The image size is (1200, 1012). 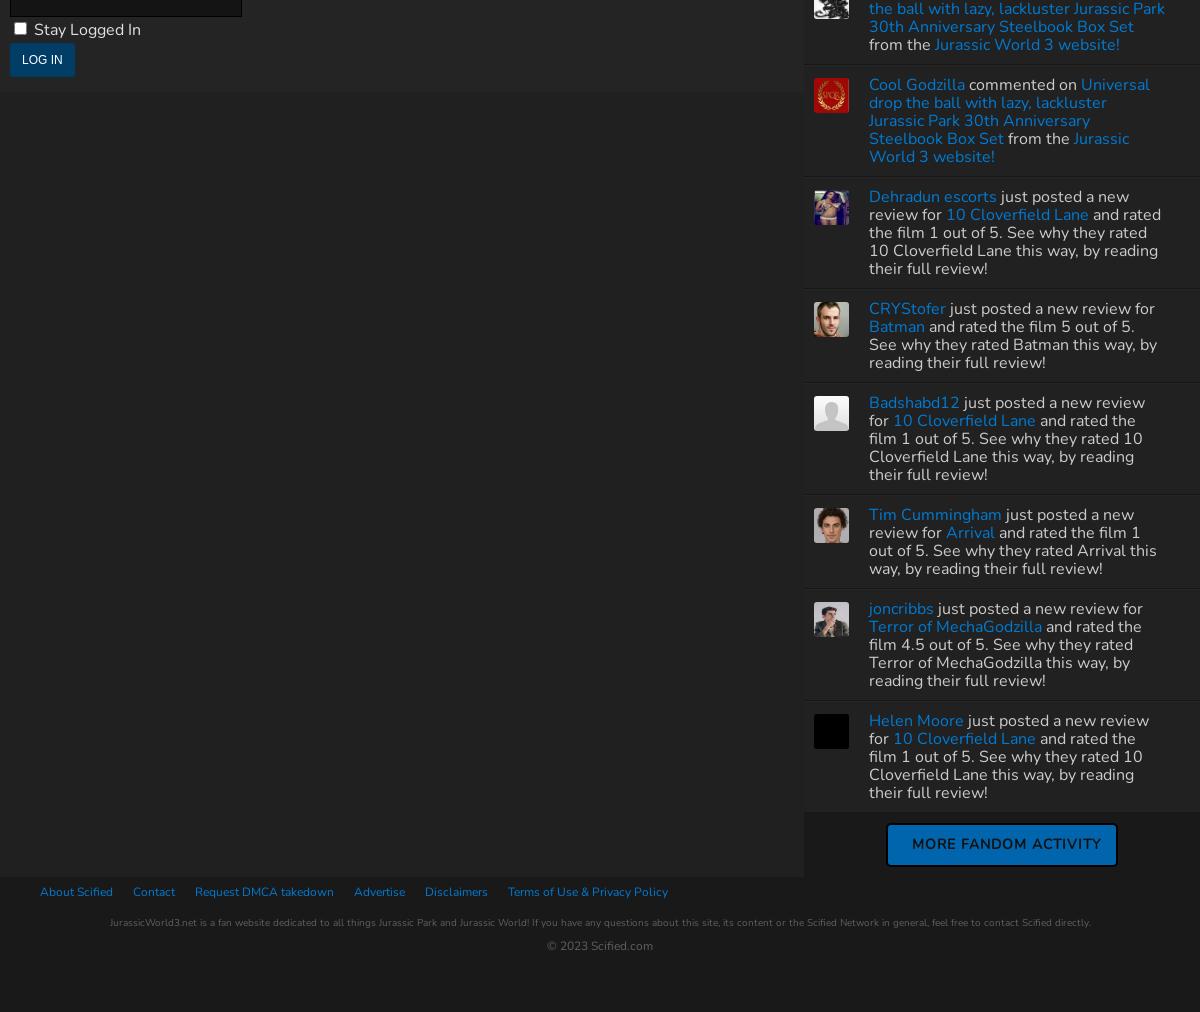 I want to click on 'Arrival', so click(x=970, y=531).